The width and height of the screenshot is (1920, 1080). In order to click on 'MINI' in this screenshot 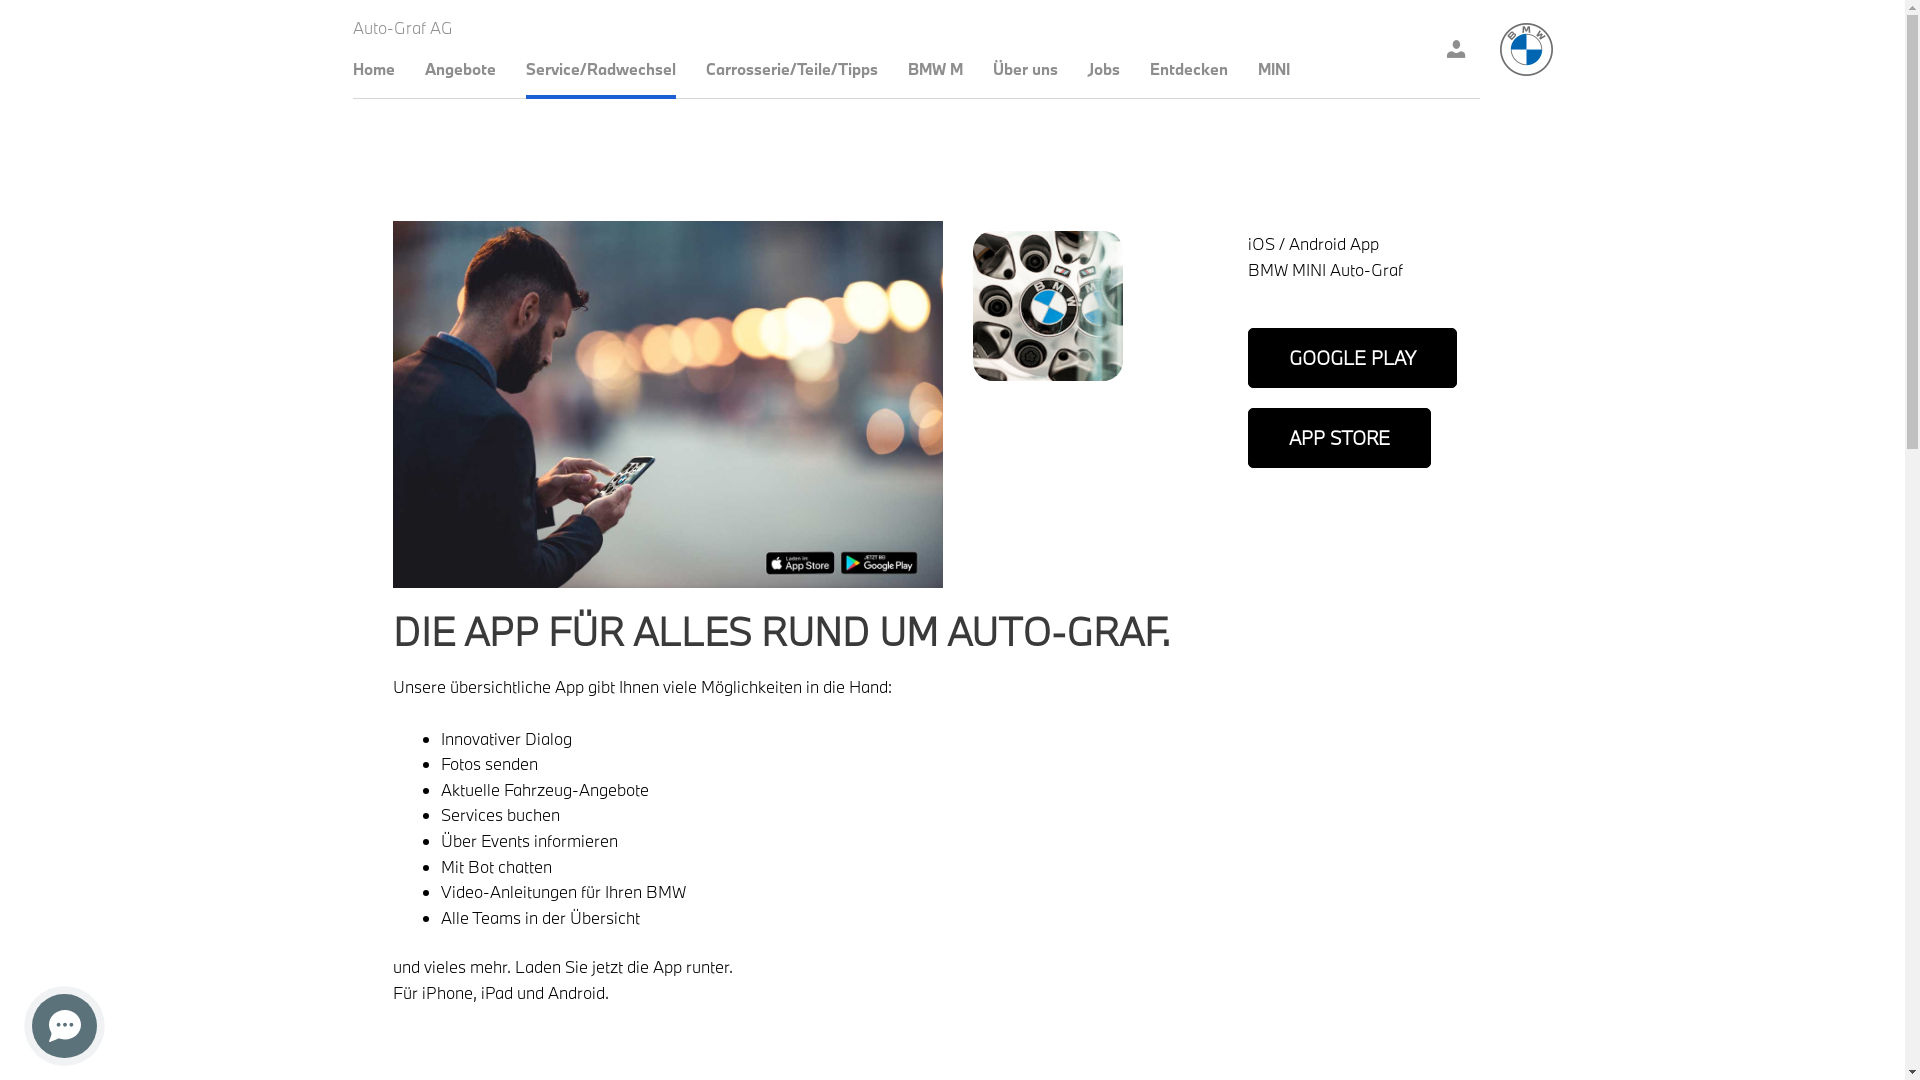, I will do `click(1272, 67)`.